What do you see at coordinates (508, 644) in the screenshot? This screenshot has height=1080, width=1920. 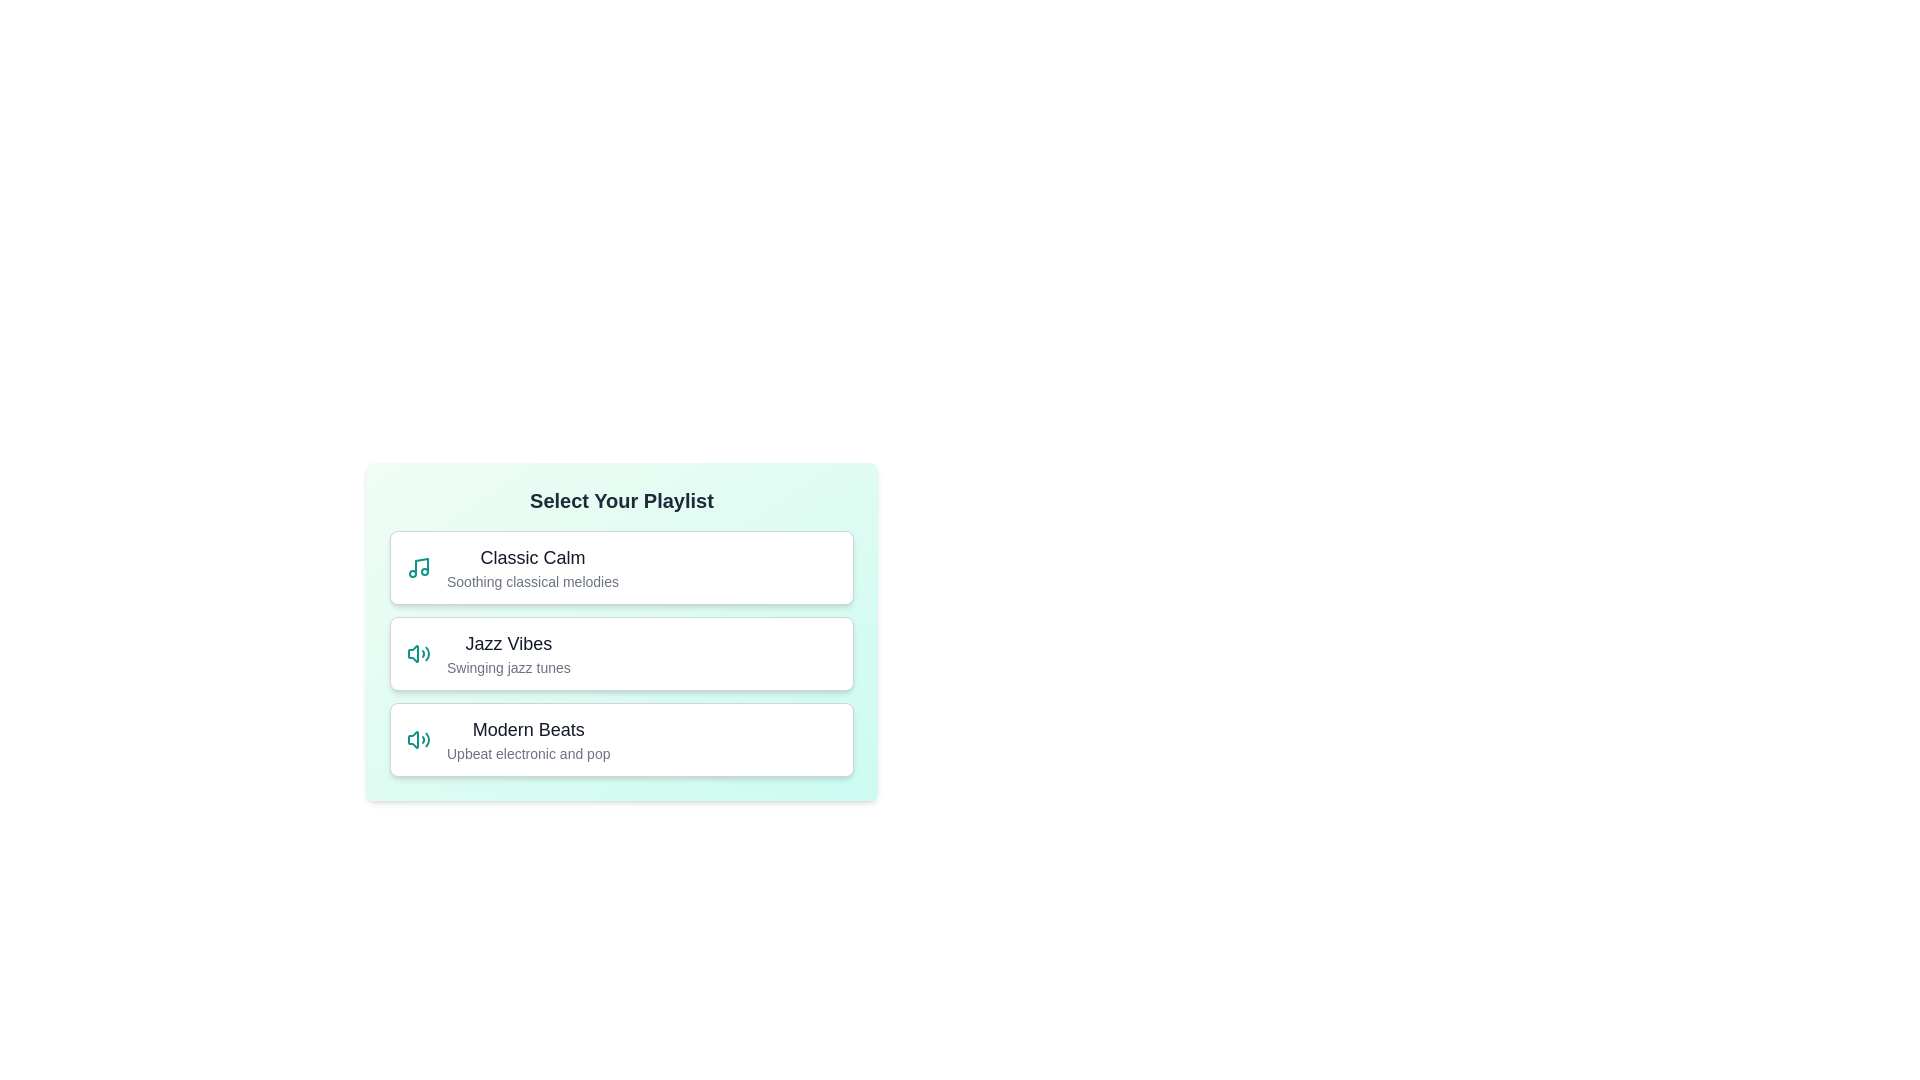 I see `the text label 'Jazz Vibes'` at bounding box center [508, 644].